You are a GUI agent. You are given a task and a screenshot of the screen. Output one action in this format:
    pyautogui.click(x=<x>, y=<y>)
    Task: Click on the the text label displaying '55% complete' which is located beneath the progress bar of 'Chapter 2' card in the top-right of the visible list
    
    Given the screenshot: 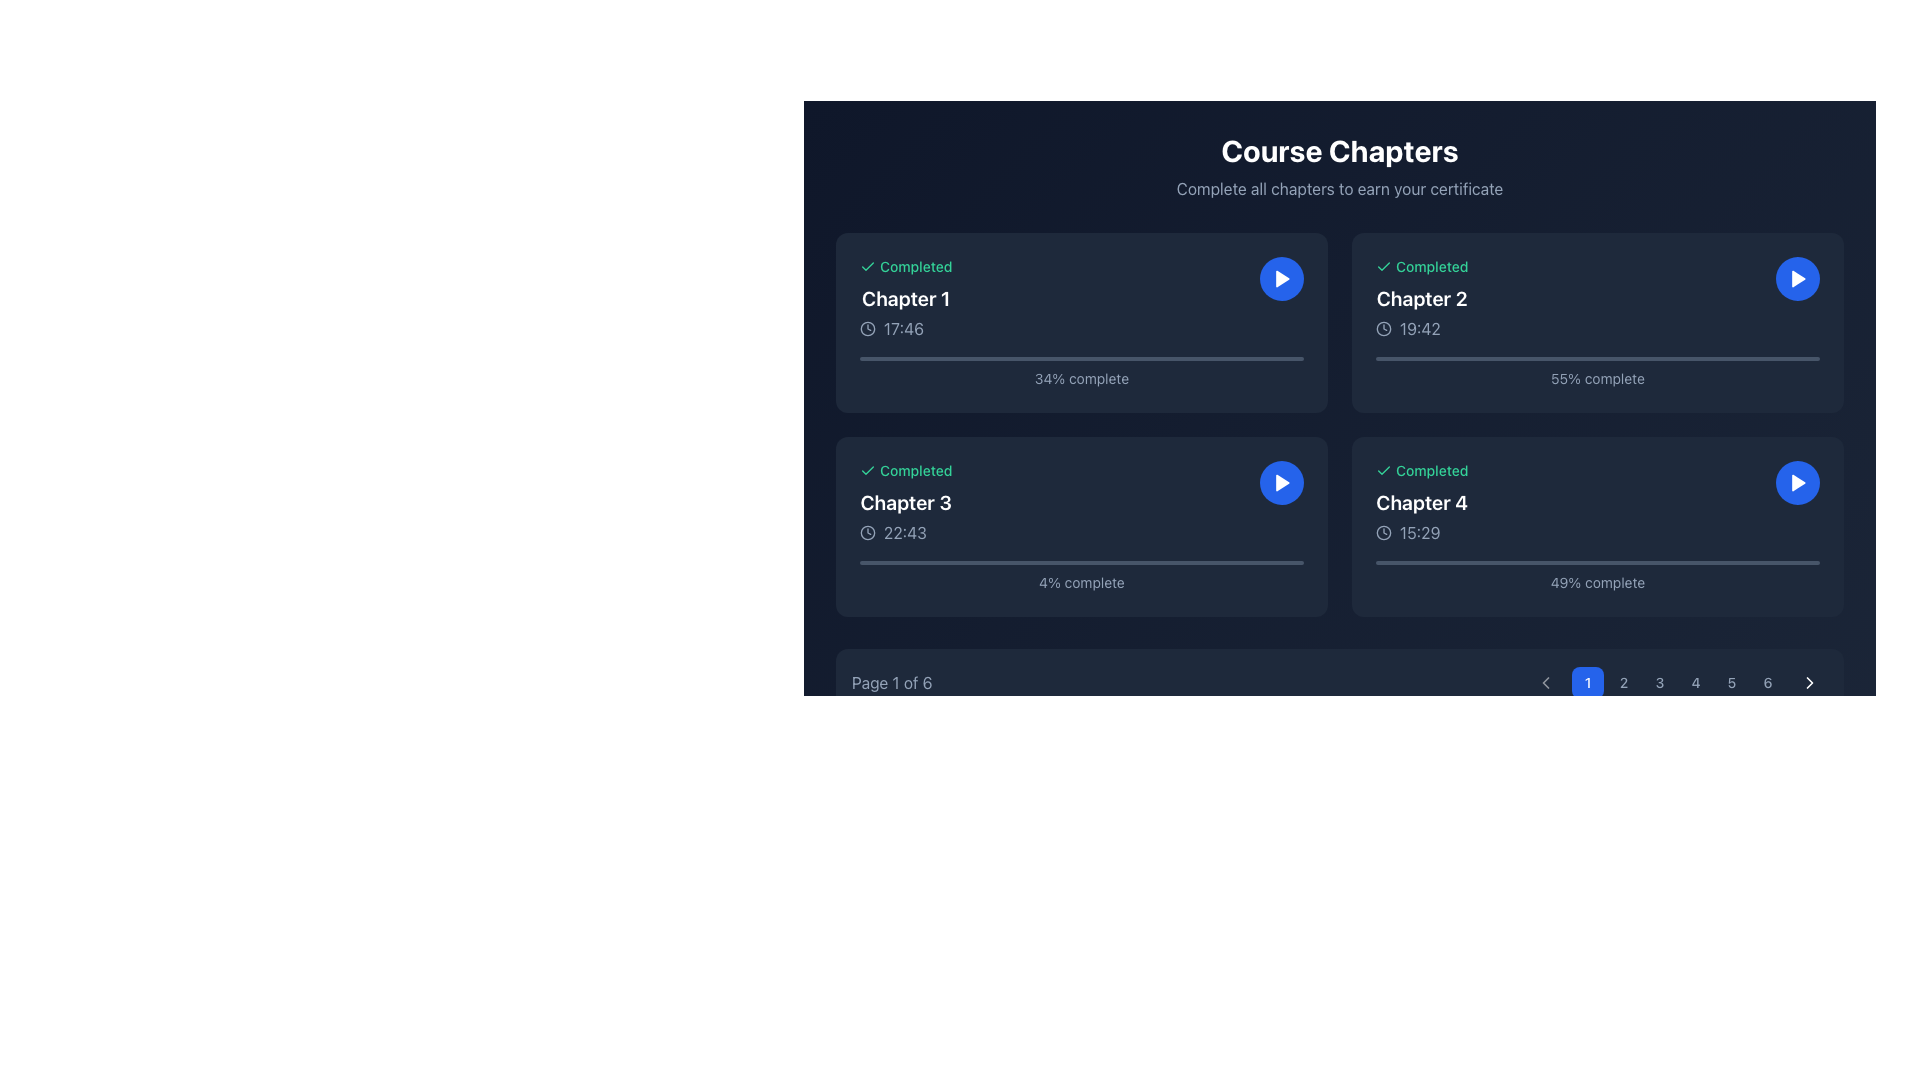 What is the action you would take?
    pyautogui.click(x=1597, y=373)
    